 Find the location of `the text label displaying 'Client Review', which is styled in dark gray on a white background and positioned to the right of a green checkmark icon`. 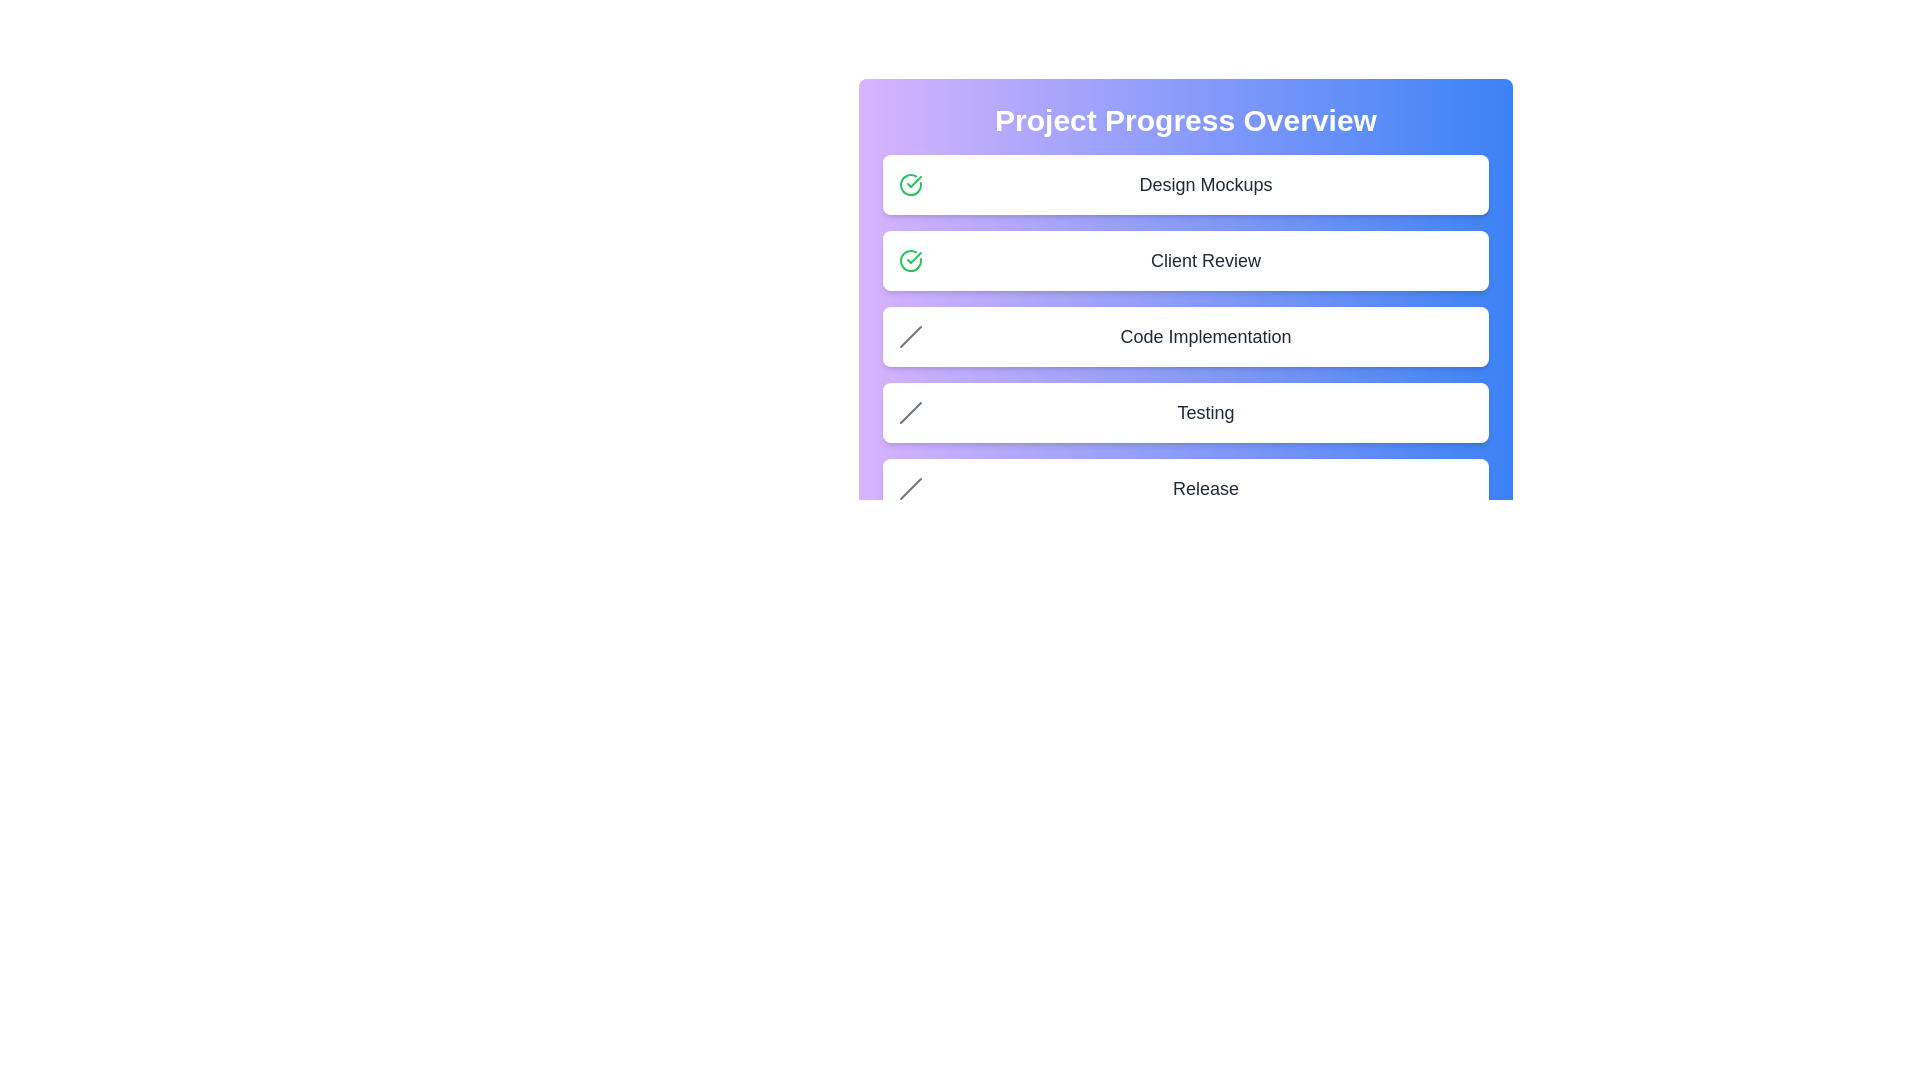

the text label displaying 'Client Review', which is styled in dark gray on a white background and positioned to the right of a green checkmark icon is located at coordinates (1204, 260).